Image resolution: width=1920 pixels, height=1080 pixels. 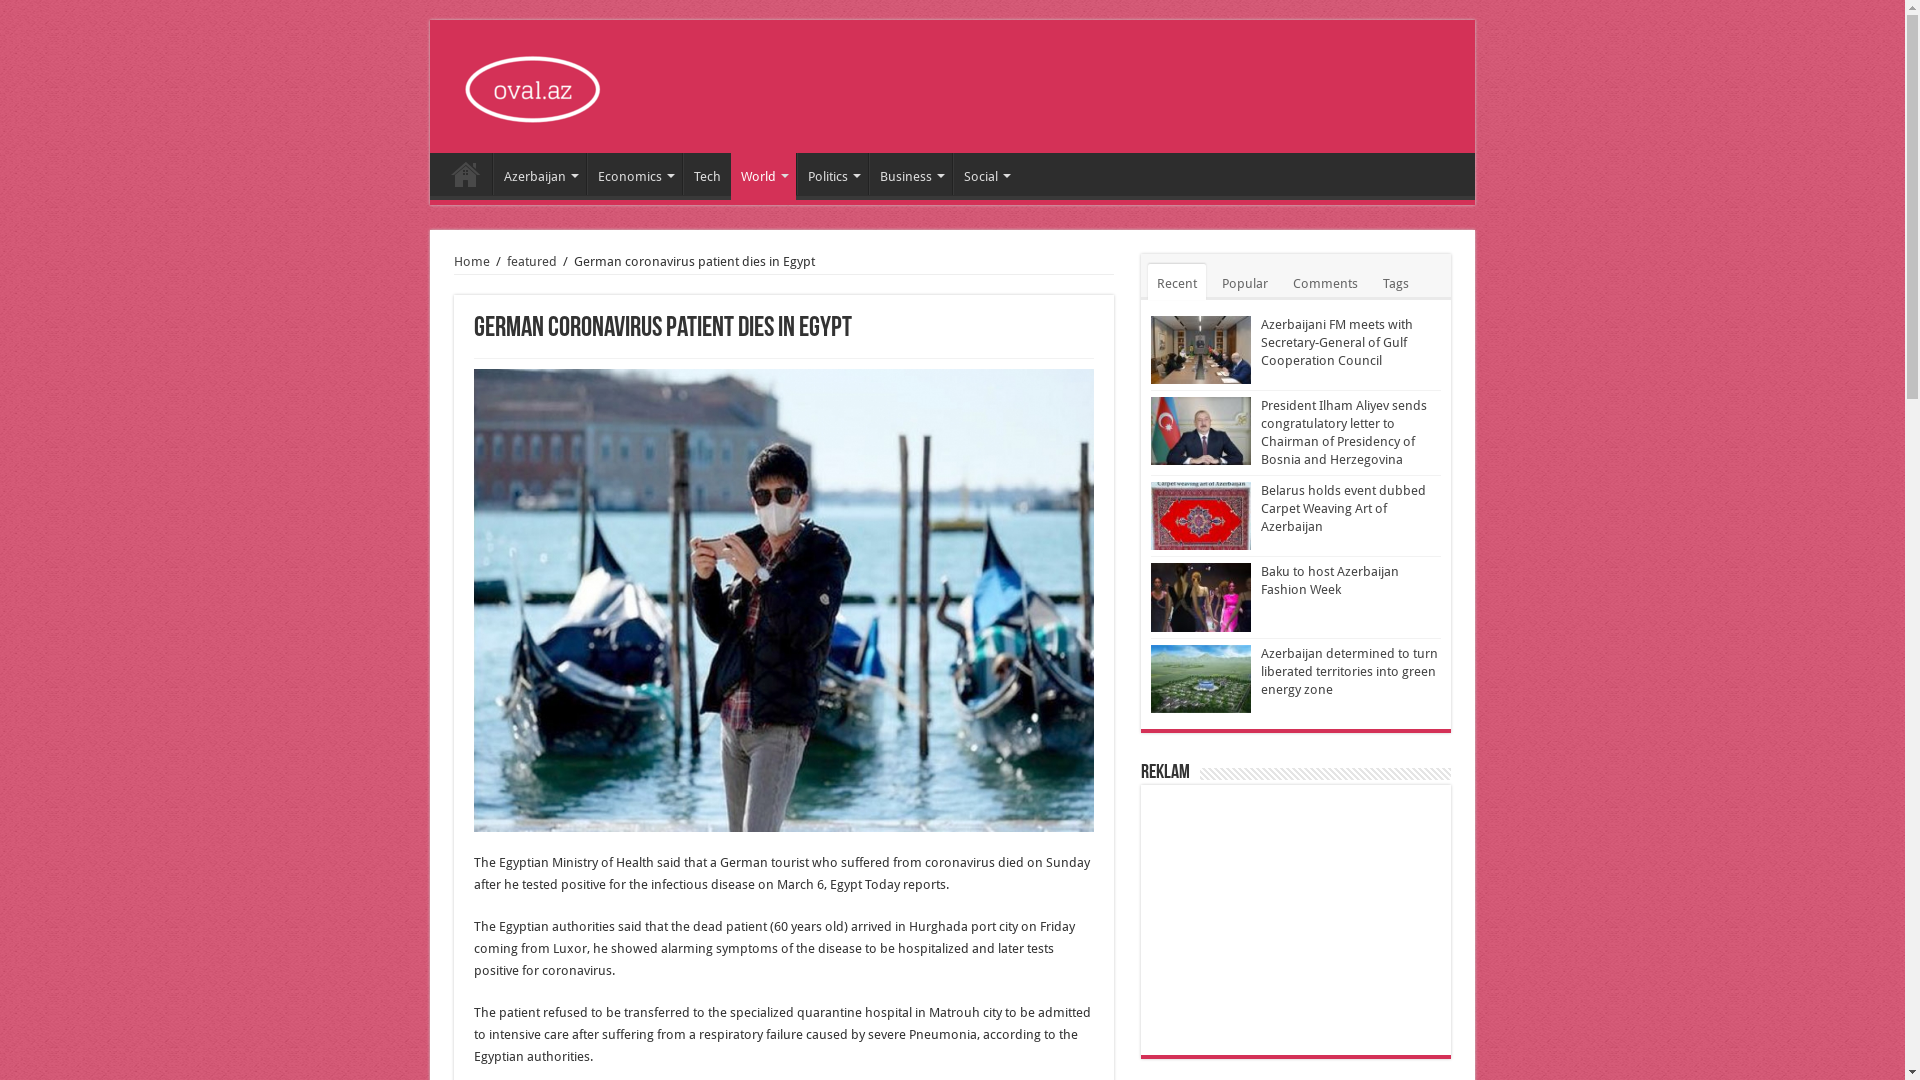 I want to click on 'Comments', so click(x=1283, y=281).